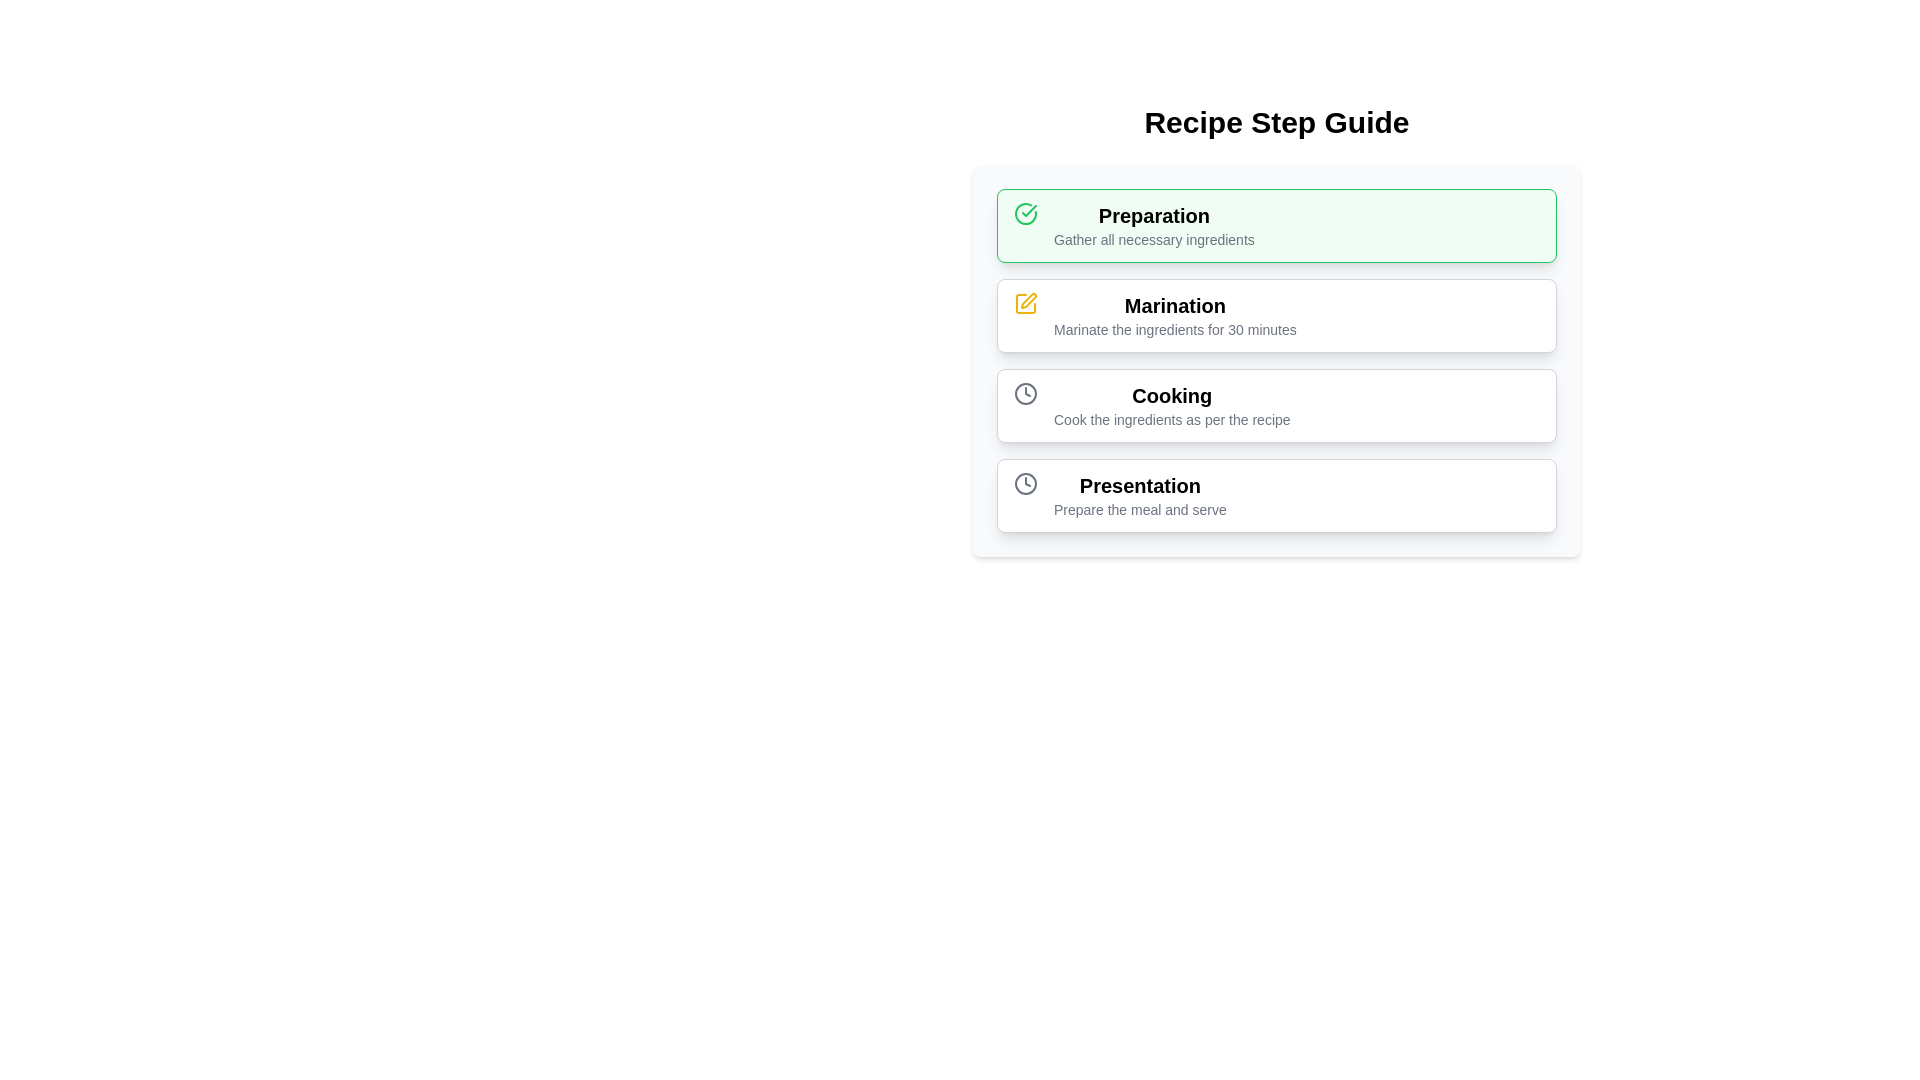  What do you see at coordinates (1140, 486) in the screenshot?
I see `the heading text 'Presentation' in the fourth step of the 'Recipe Step Guide', which is styled in bold and larger font` at bounding box center [1140, 486].